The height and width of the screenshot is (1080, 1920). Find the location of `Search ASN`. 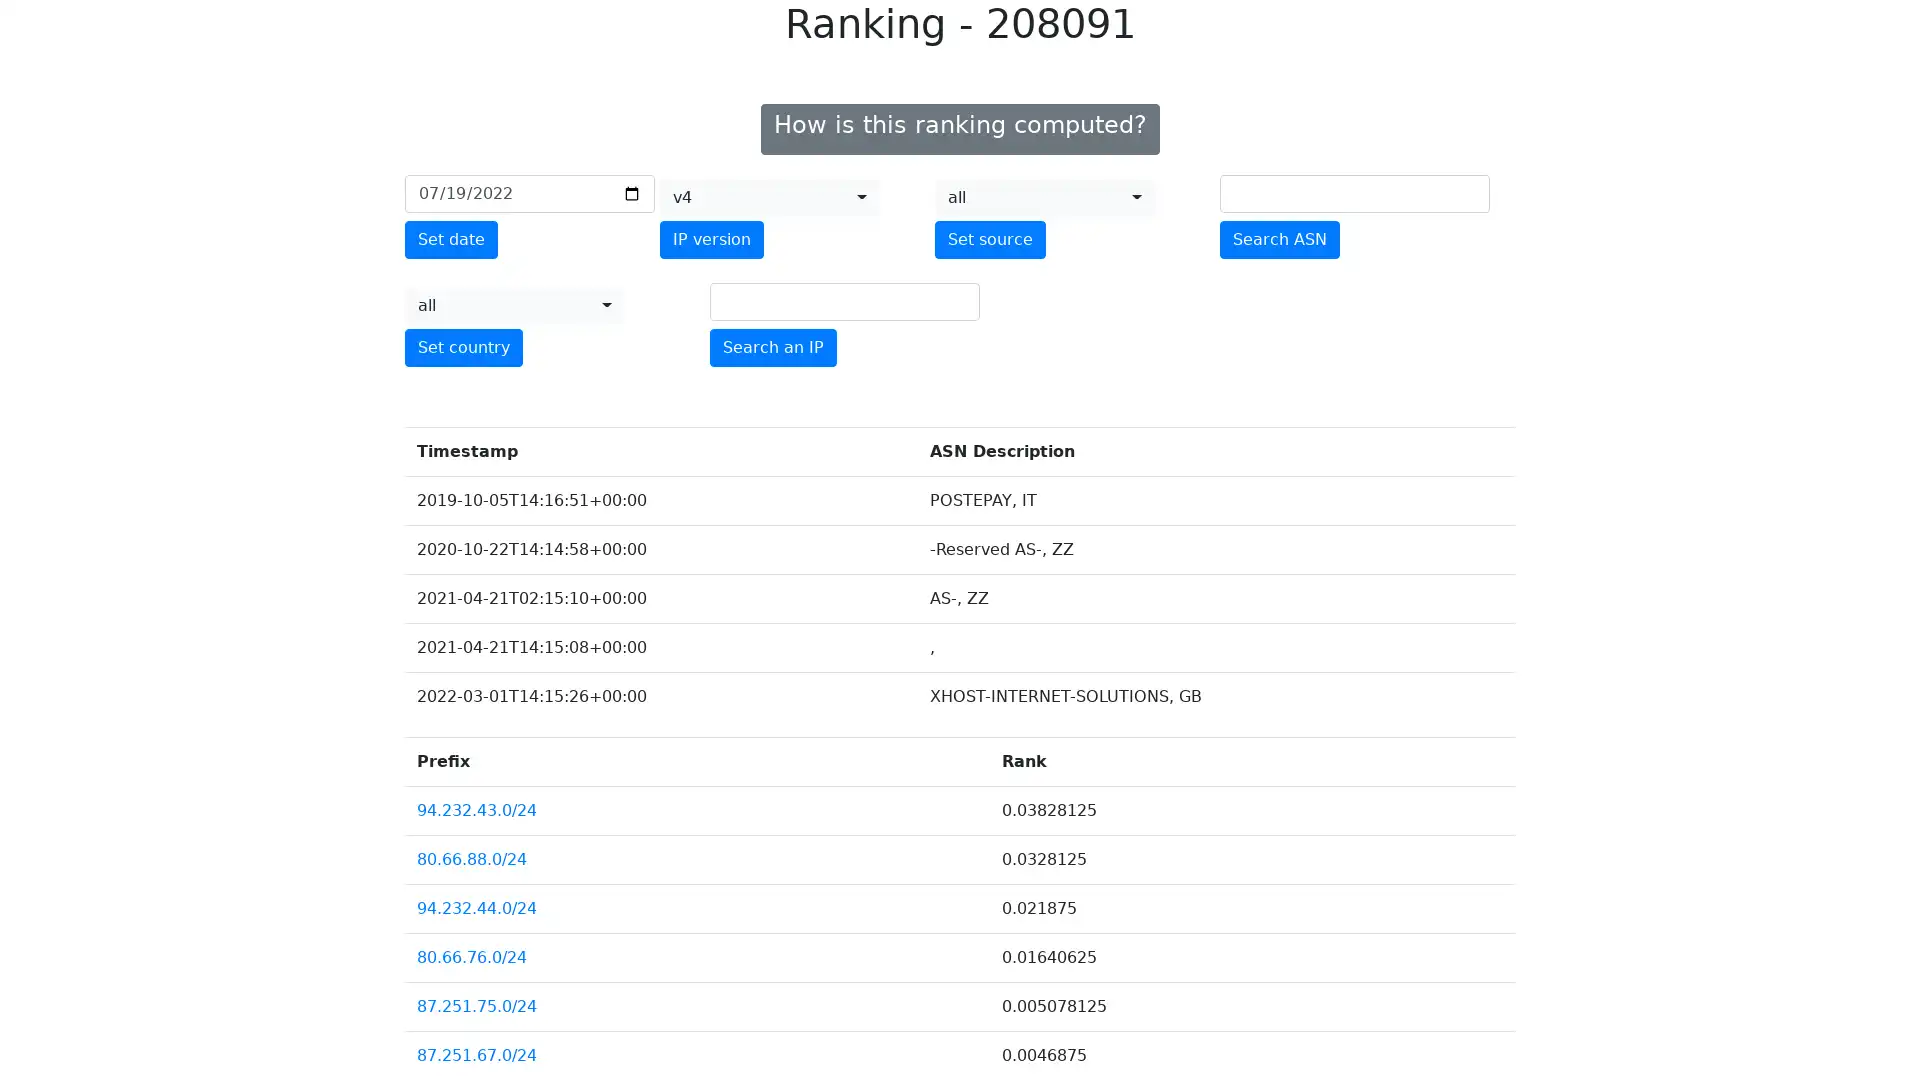

Search ASN is located at coordinates (1280, 238).